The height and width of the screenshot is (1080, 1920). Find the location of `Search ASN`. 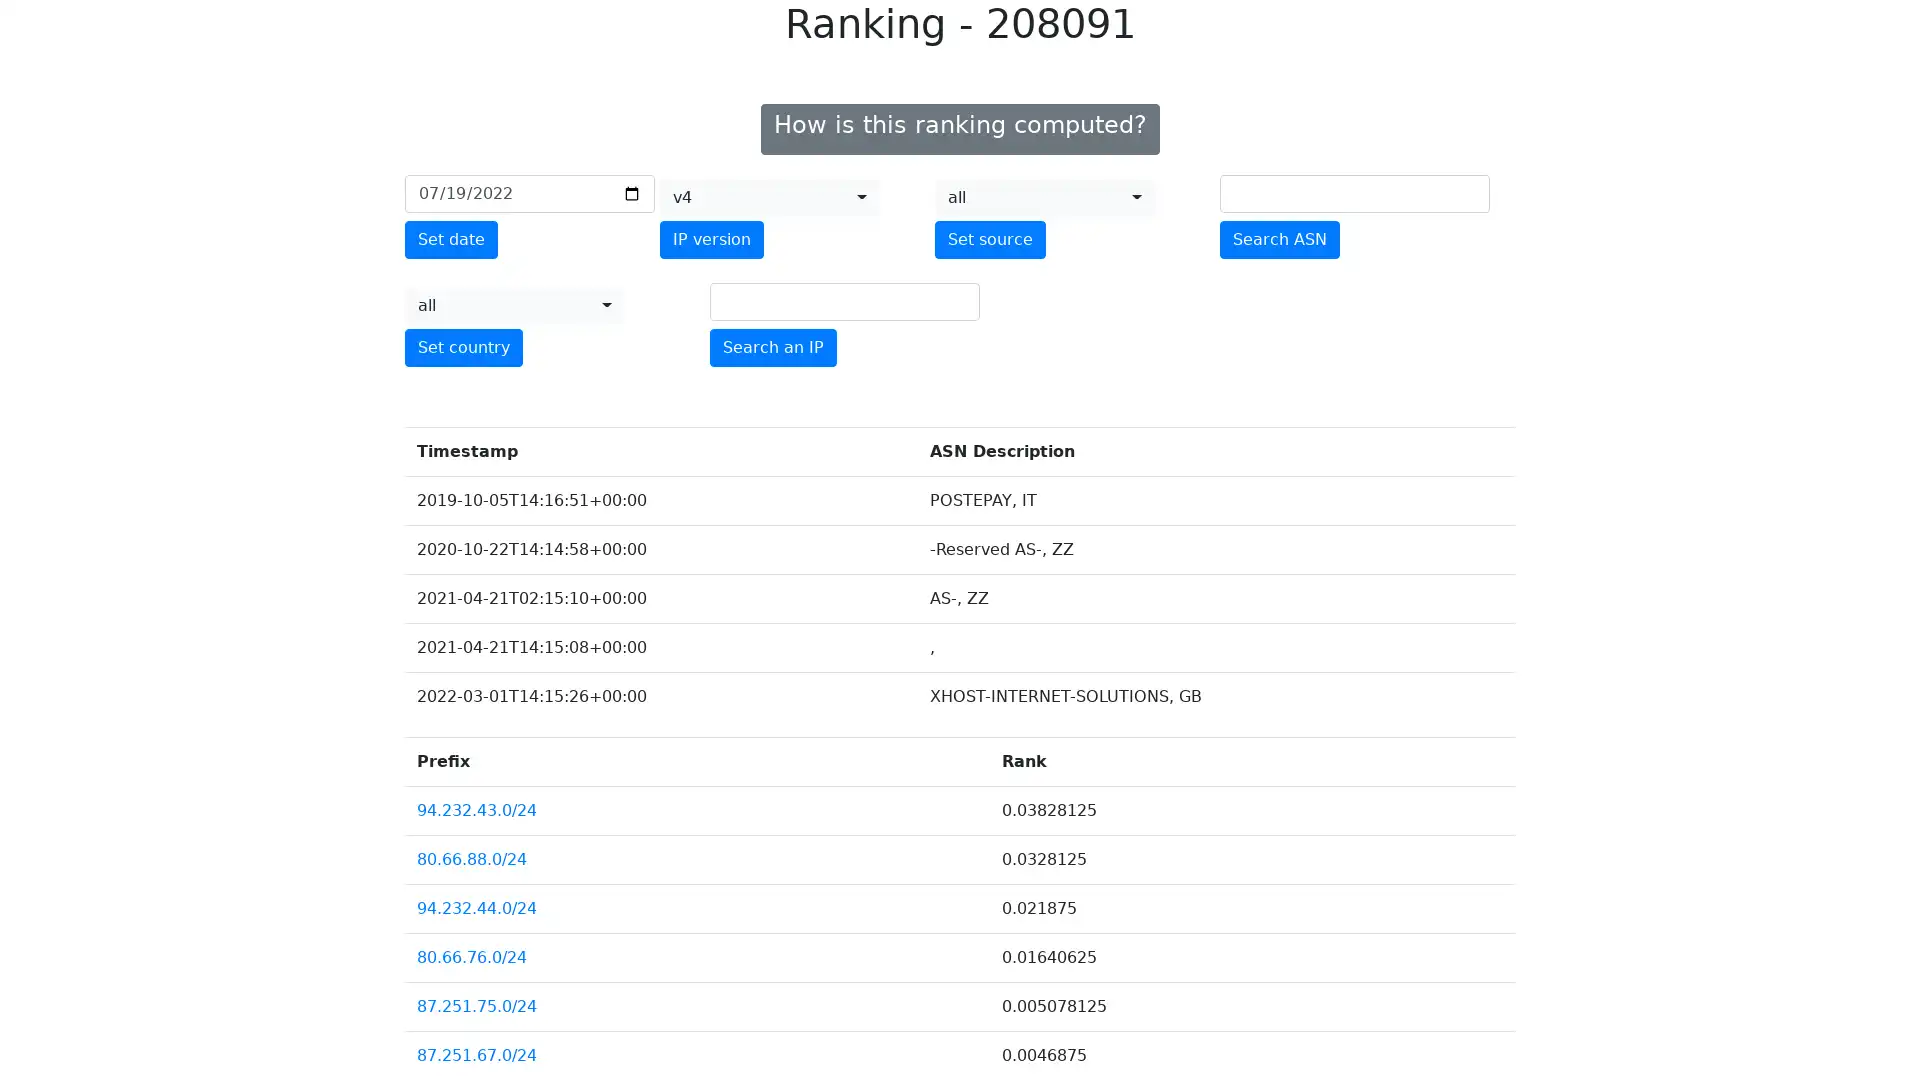

Search ASN is located at coordinates (1280, 238).